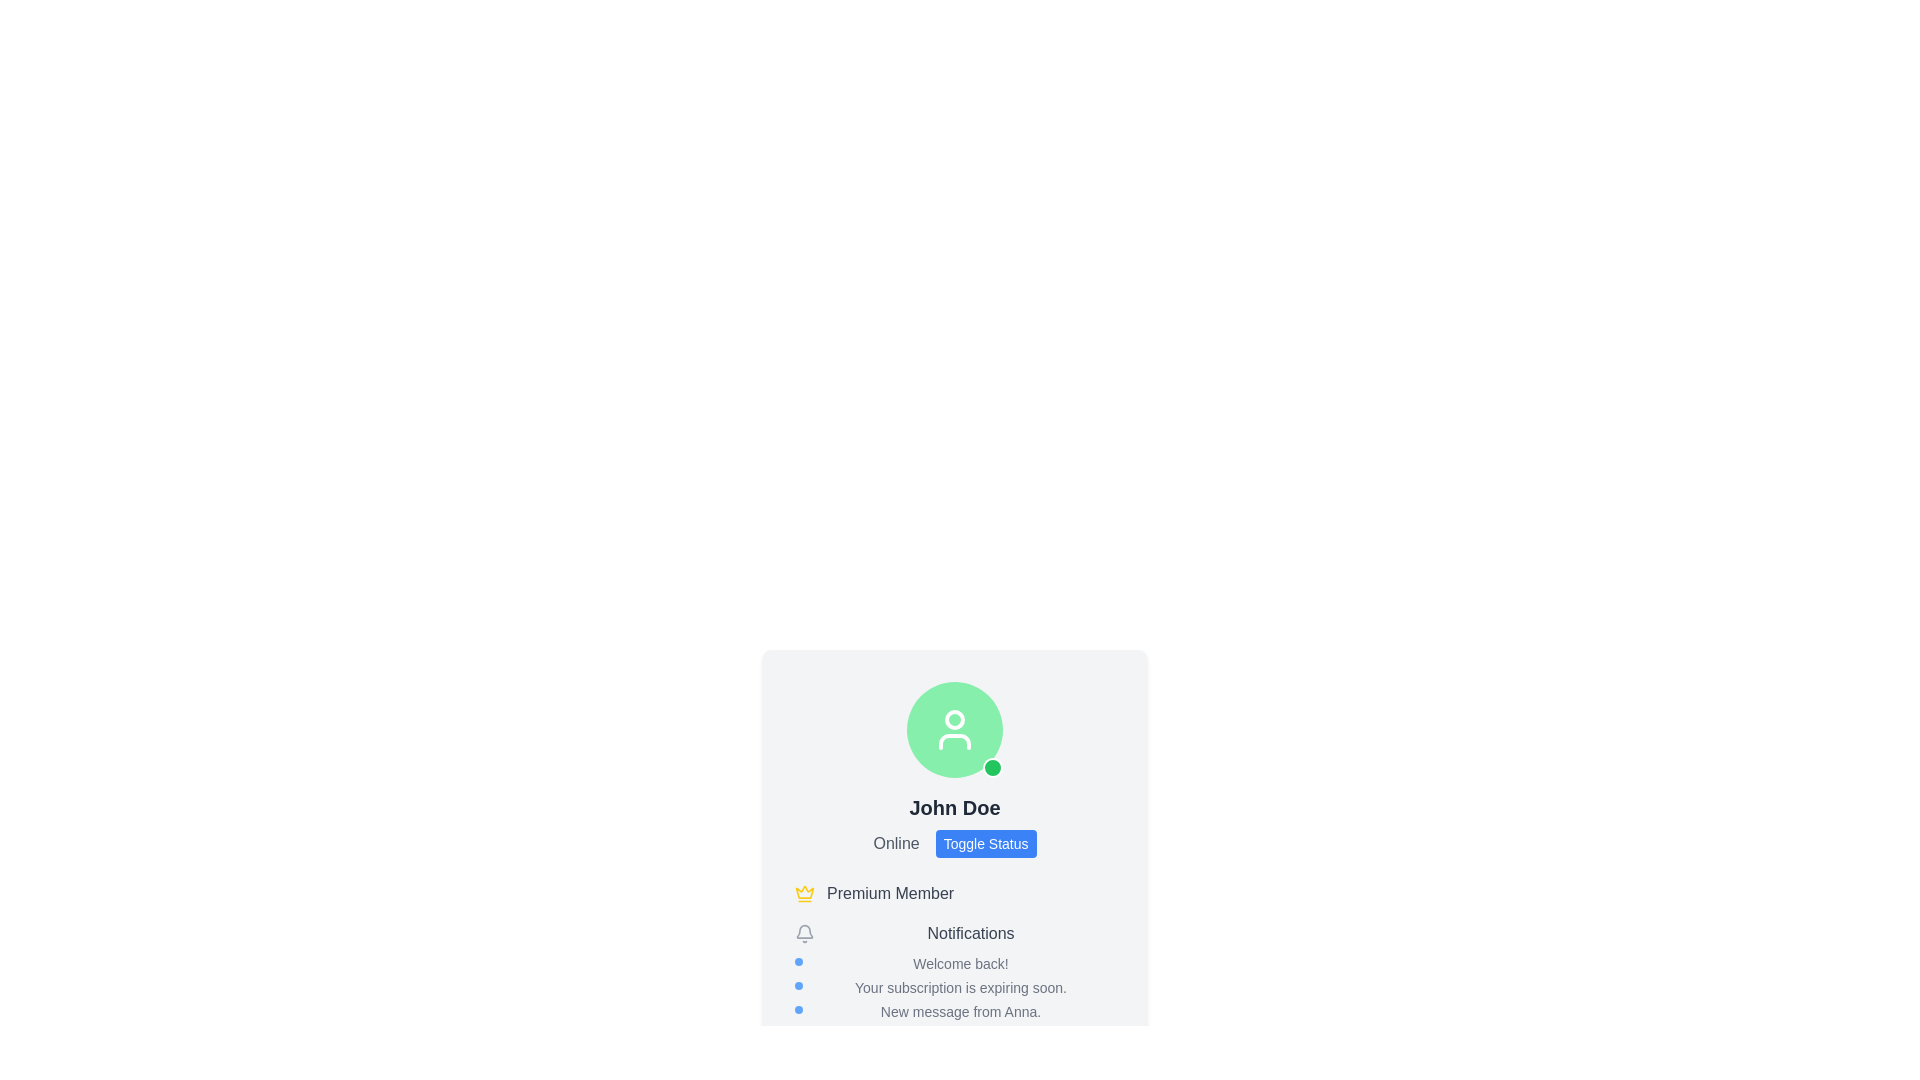 Image resolution: width=1920 pixels, height=1080 pixels. I want to click on the torso vector graphic within the user identification SVG icon, which is located below the circular head shape element, so click(954, 741).